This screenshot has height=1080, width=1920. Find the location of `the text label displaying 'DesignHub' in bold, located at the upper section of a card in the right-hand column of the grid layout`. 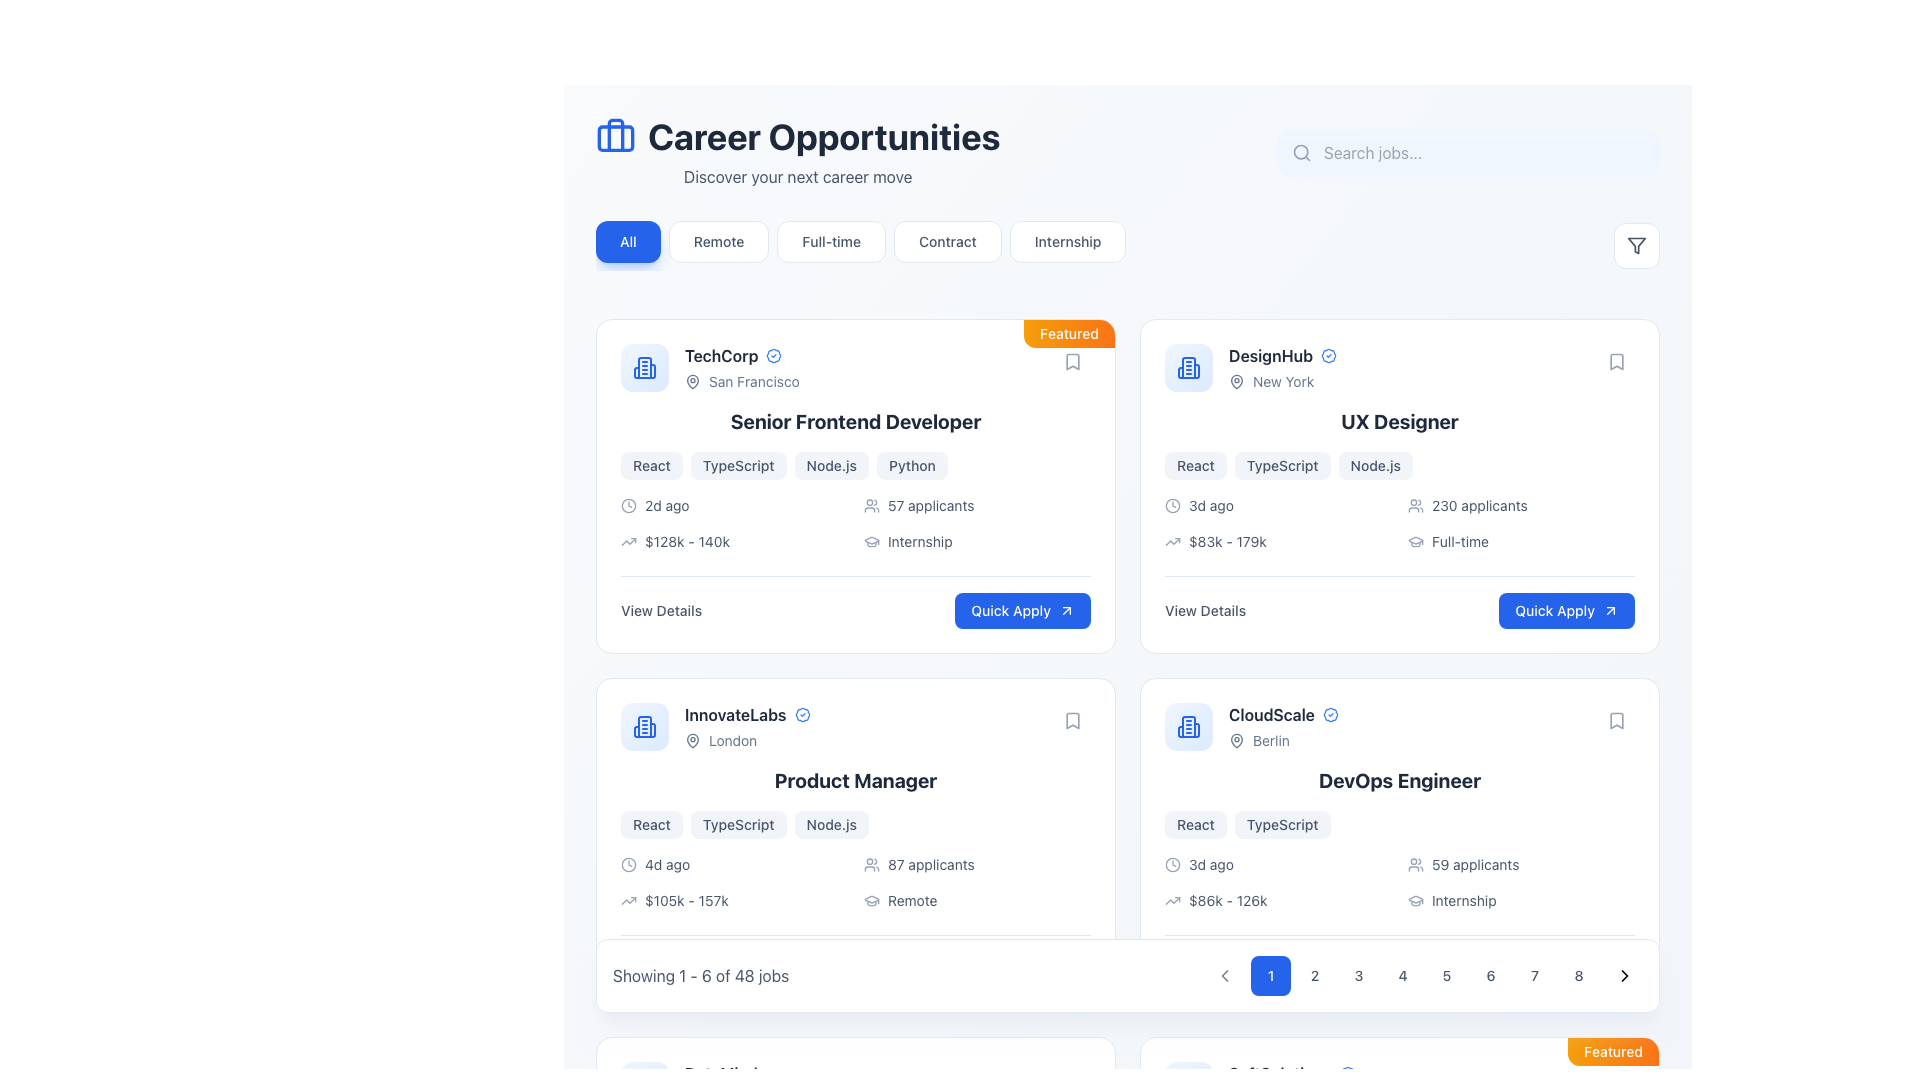

the text label displaying 'DesignHub' in bold, located at the upper section of a card in the right-hand column of the grid layout is located at coordinates (1270, 354).